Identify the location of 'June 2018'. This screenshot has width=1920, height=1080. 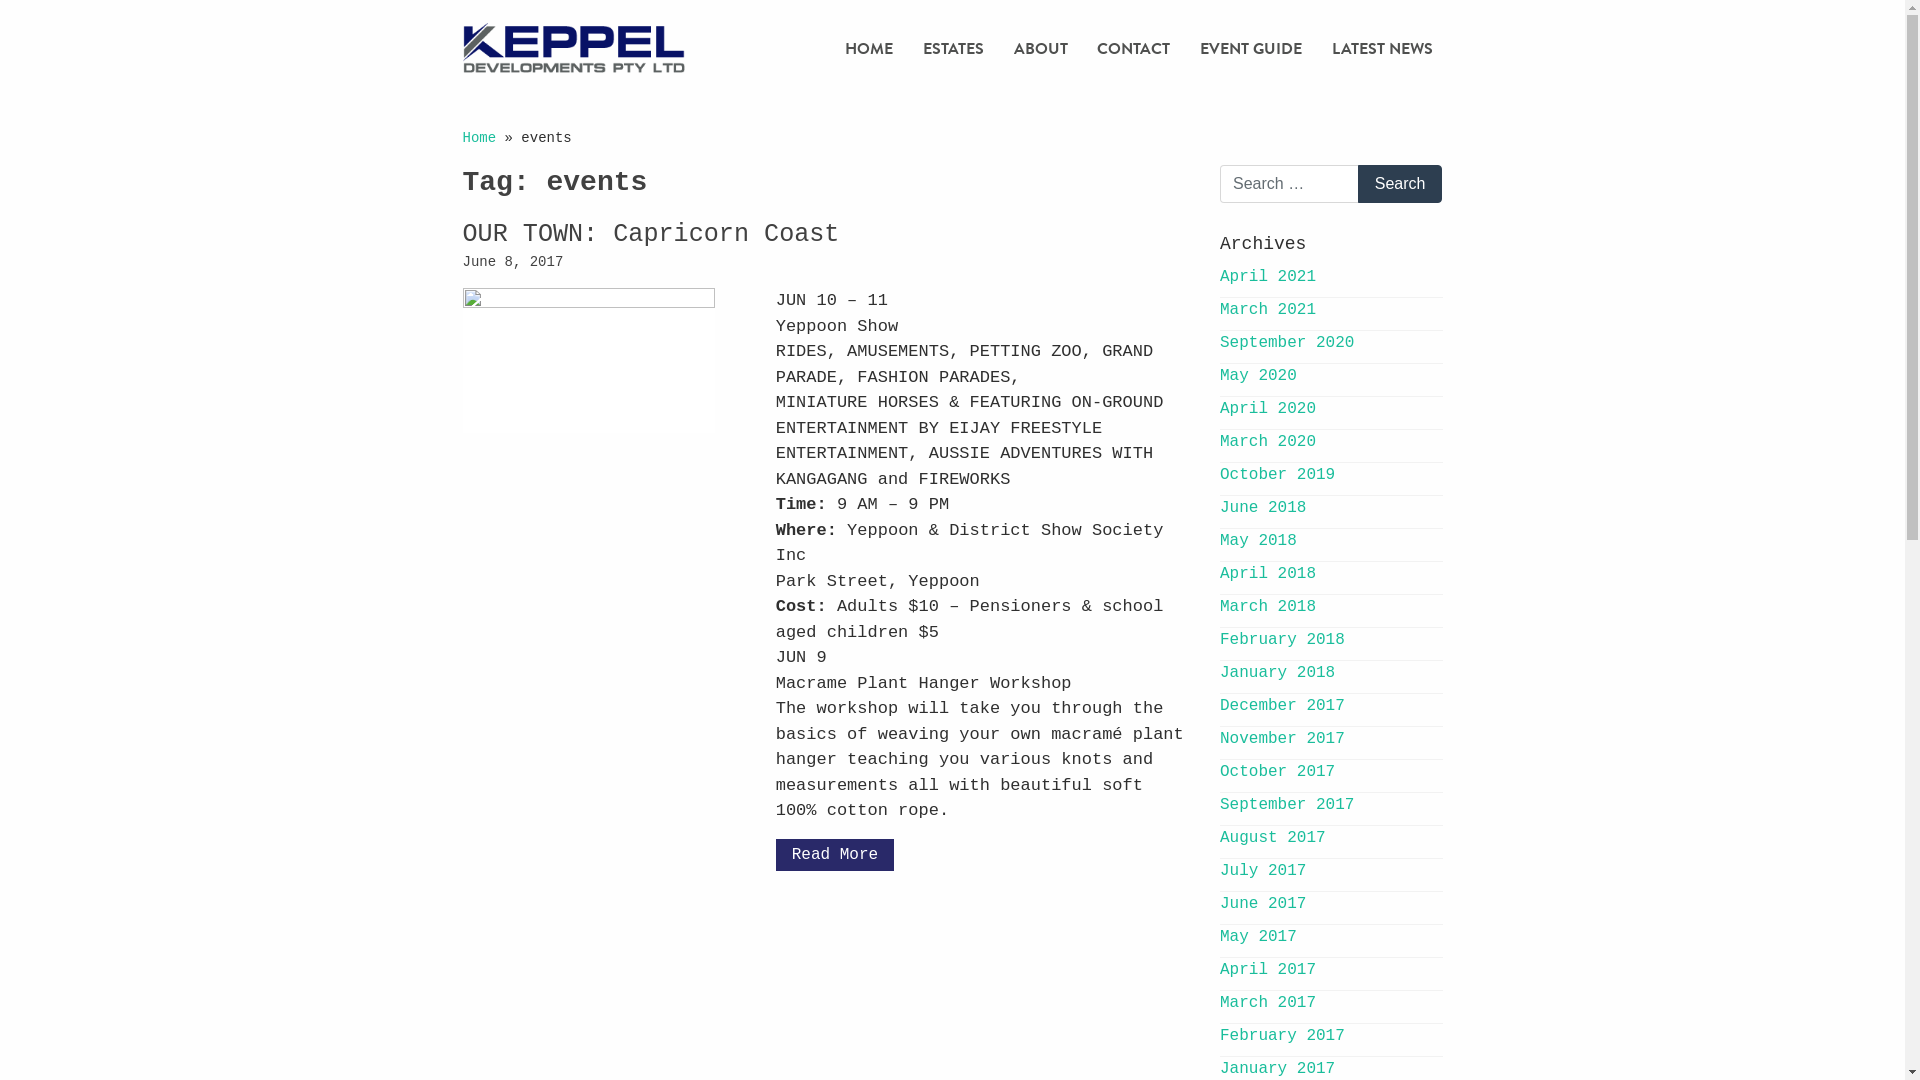
(1261, 507).